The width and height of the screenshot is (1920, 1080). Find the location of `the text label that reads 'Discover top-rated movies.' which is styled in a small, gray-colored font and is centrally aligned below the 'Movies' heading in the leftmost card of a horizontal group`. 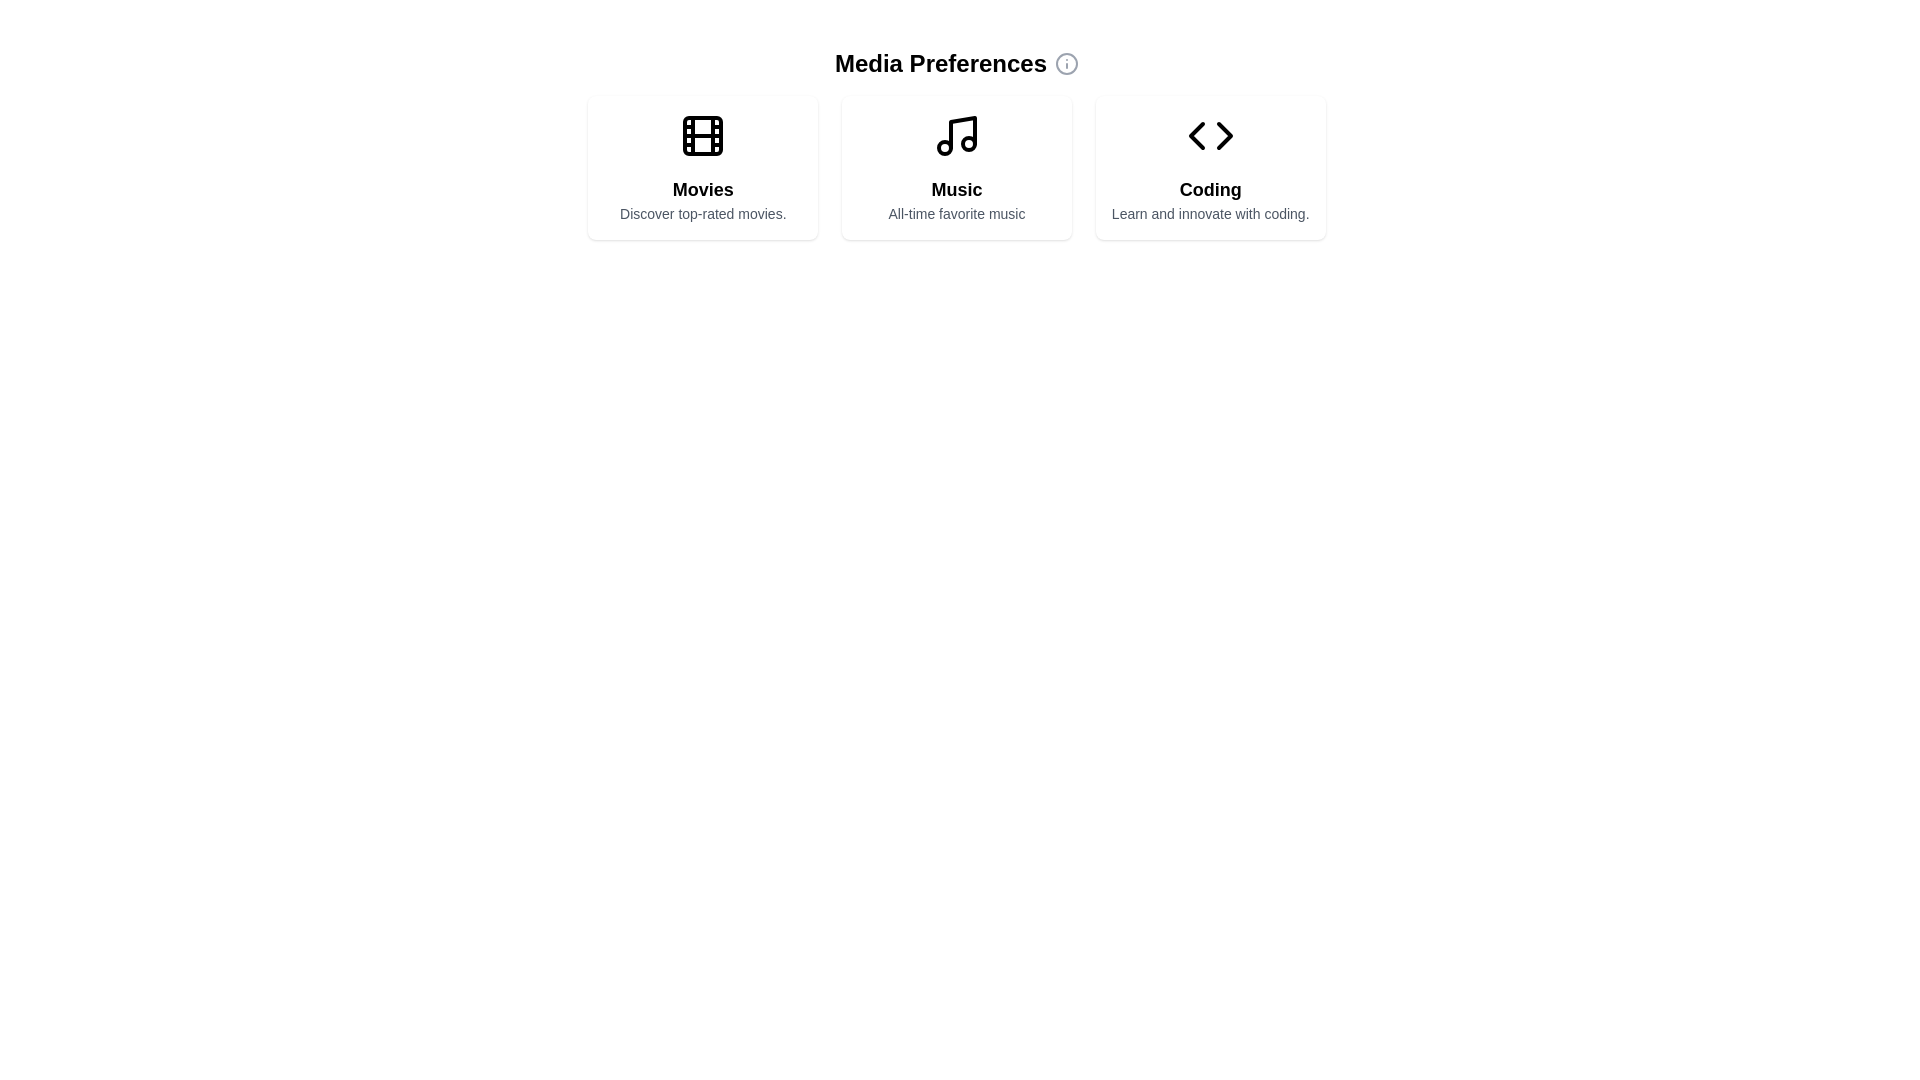

the text label that reads 'Discover top-rated movies.' which is styled in a small, gray-colored font and is centrally aligned below the 'Movies' heading in the leftmost card of a horizontal group is located at coordinates (703, 213).